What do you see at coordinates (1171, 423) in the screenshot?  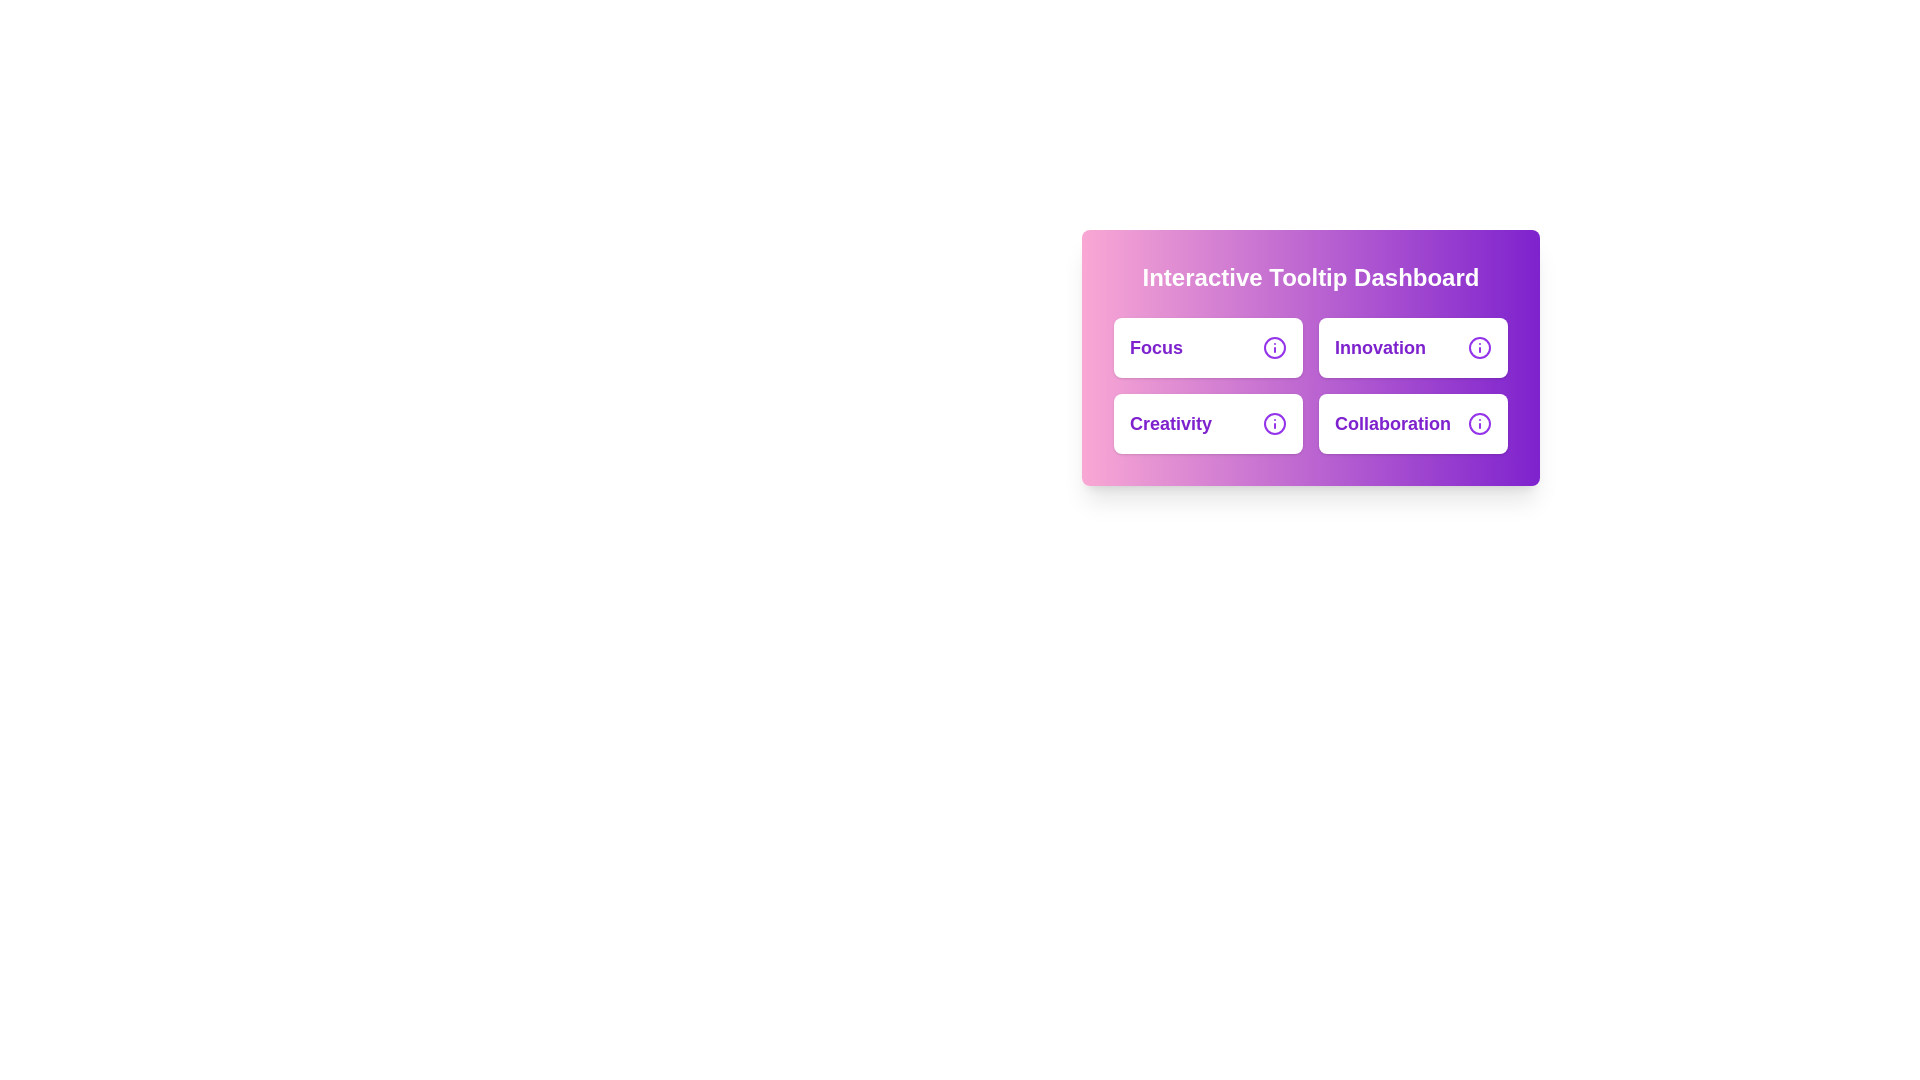 I see `the Text label that contains the word 'Creativity' in bold purple font, located in the bottom-left section of a card layout, below the text 'Focus' and to the left of a purple circular icon` at bounding box center [1171, 423].